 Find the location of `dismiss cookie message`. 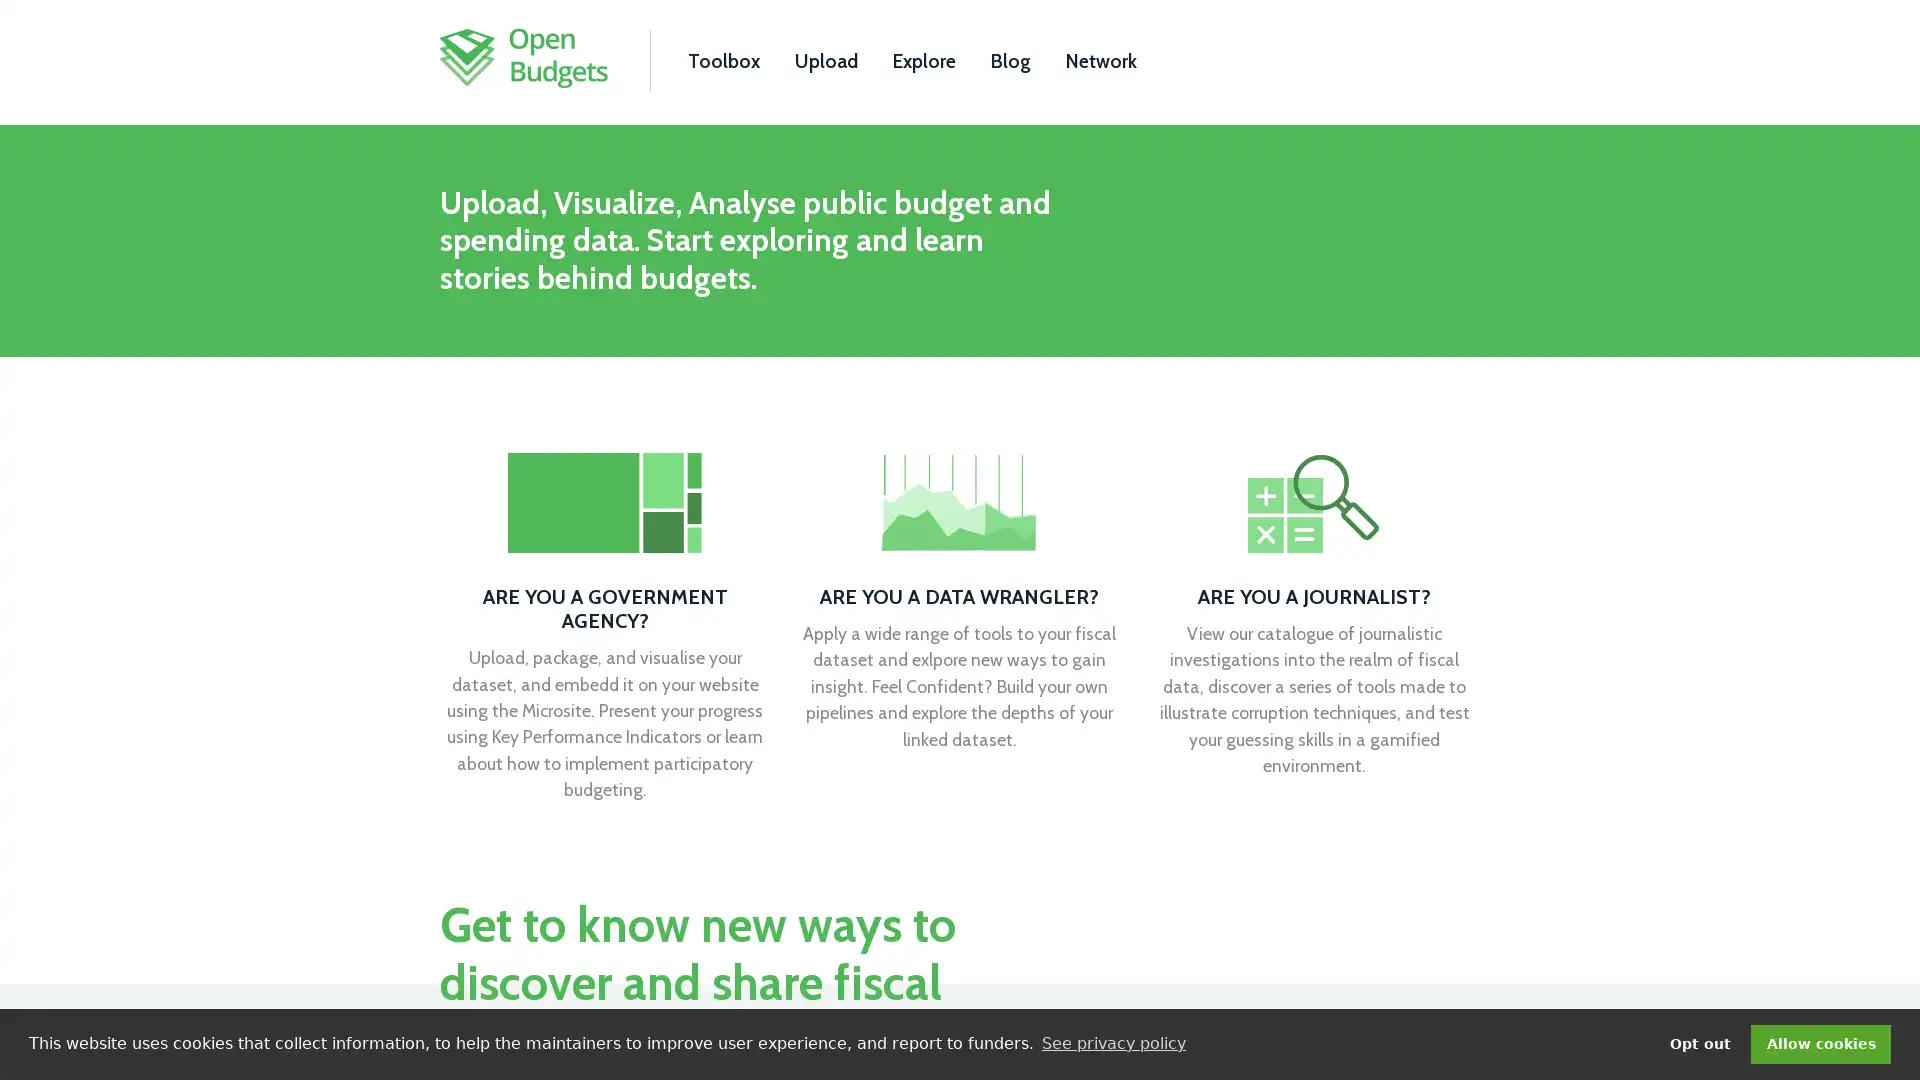

dismiss cookie message is located at coordinates (1820, 1043).